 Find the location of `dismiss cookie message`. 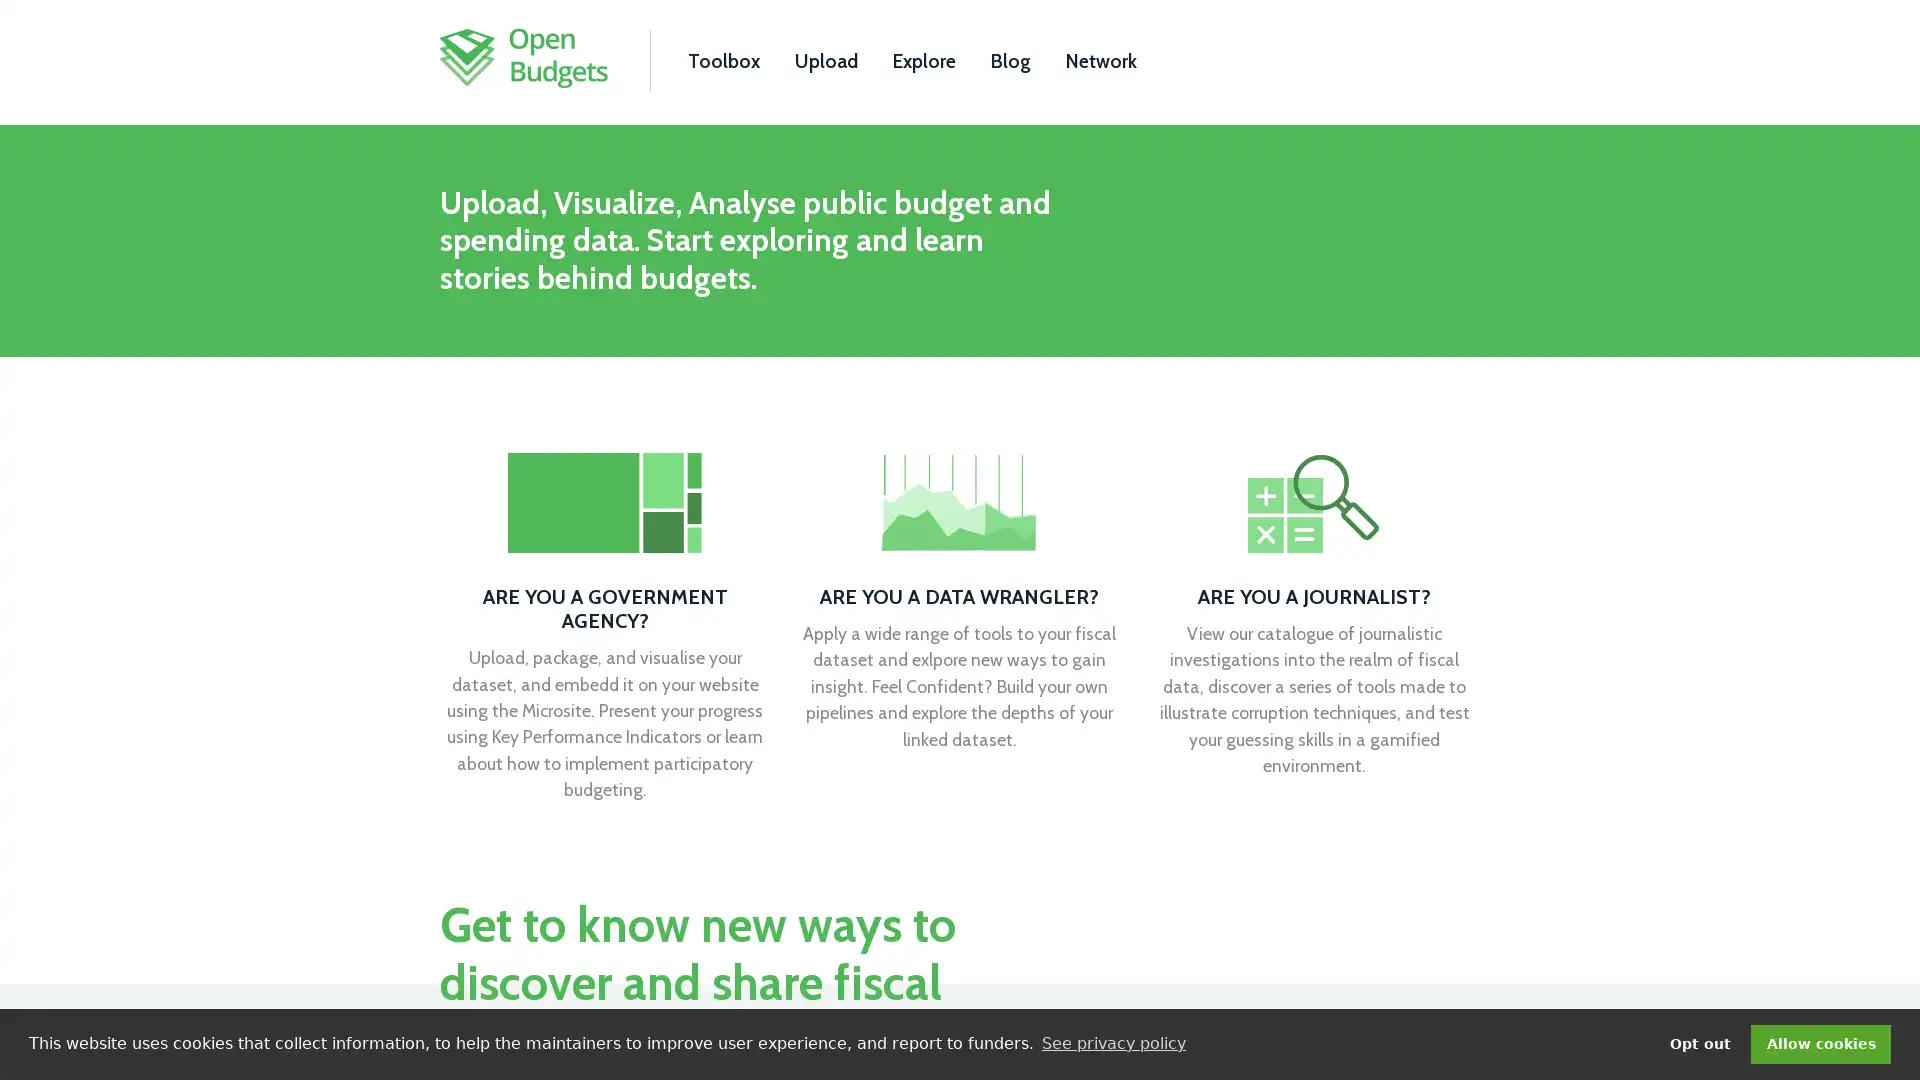

dismiss cookie message is located at coordinates (1820, 1043).